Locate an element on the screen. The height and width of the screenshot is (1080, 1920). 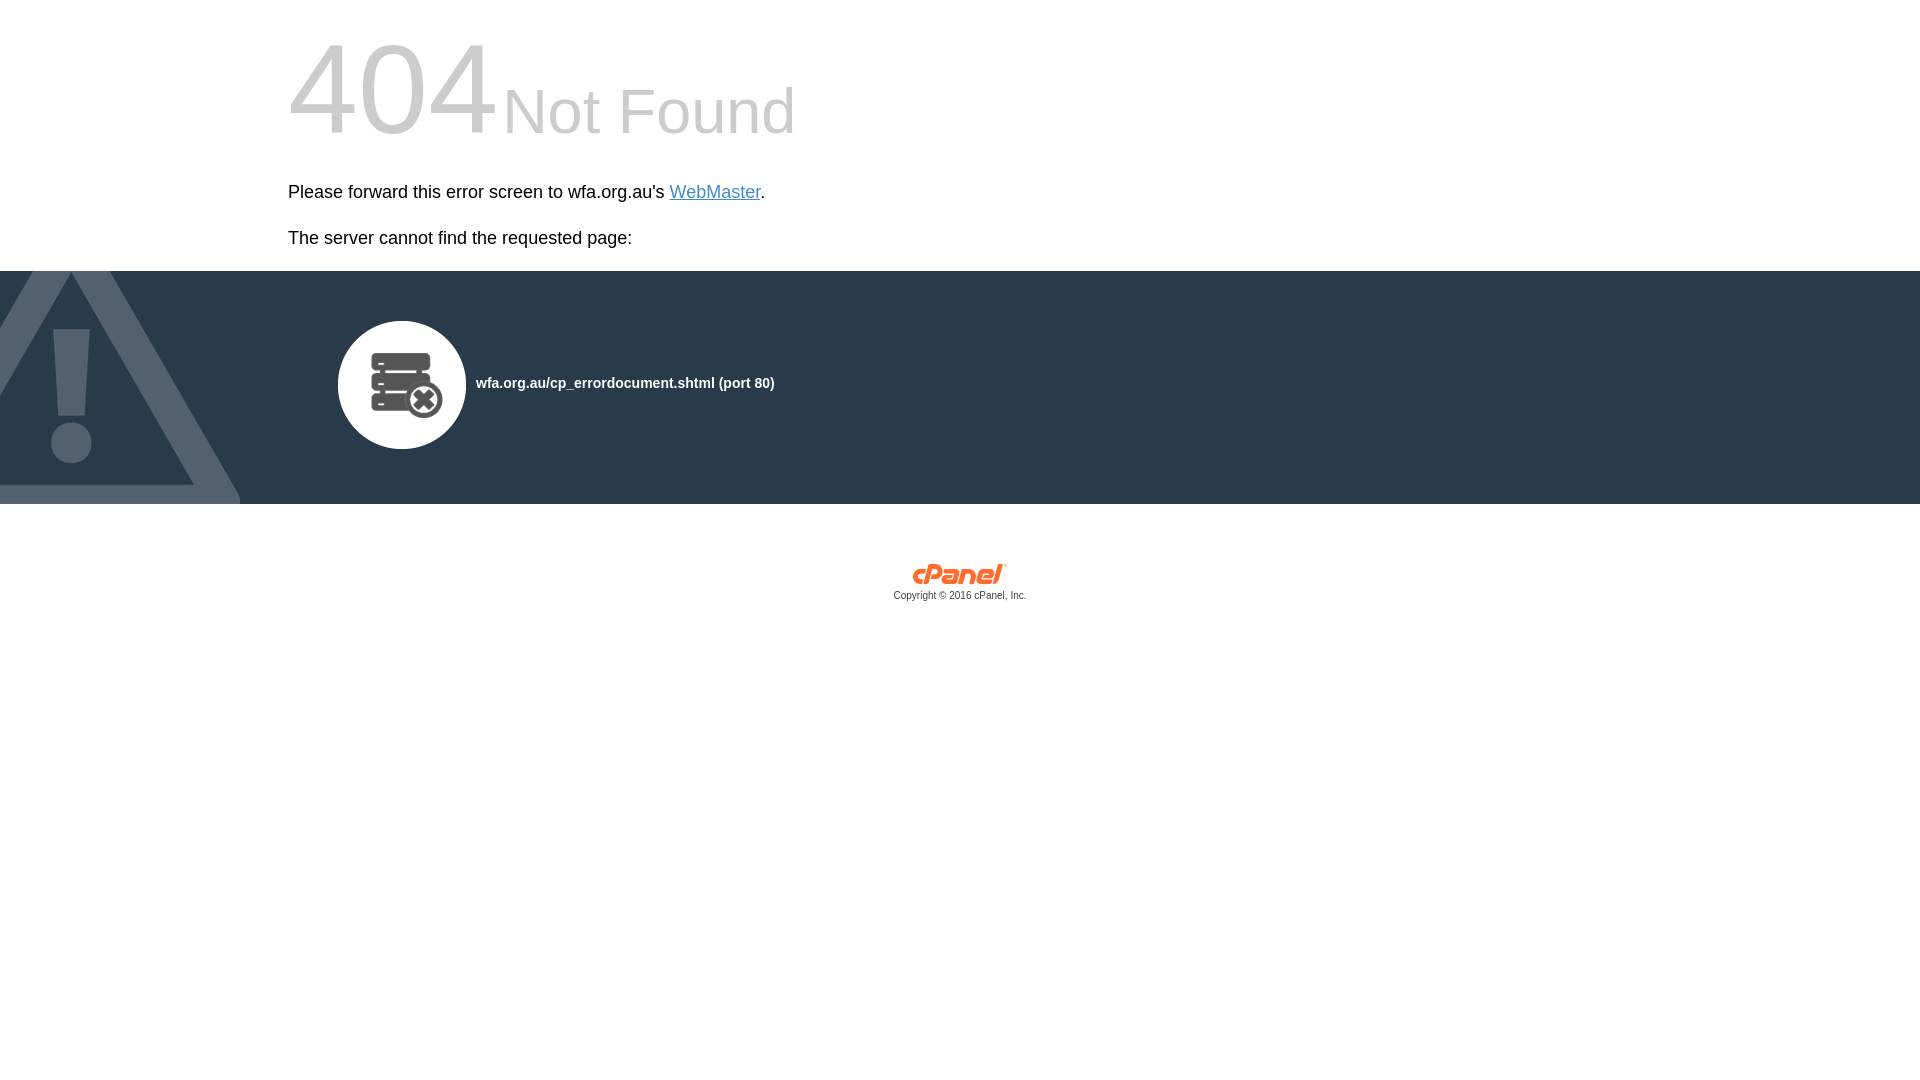
'WebMaster' is located at coordinates (715, 192).